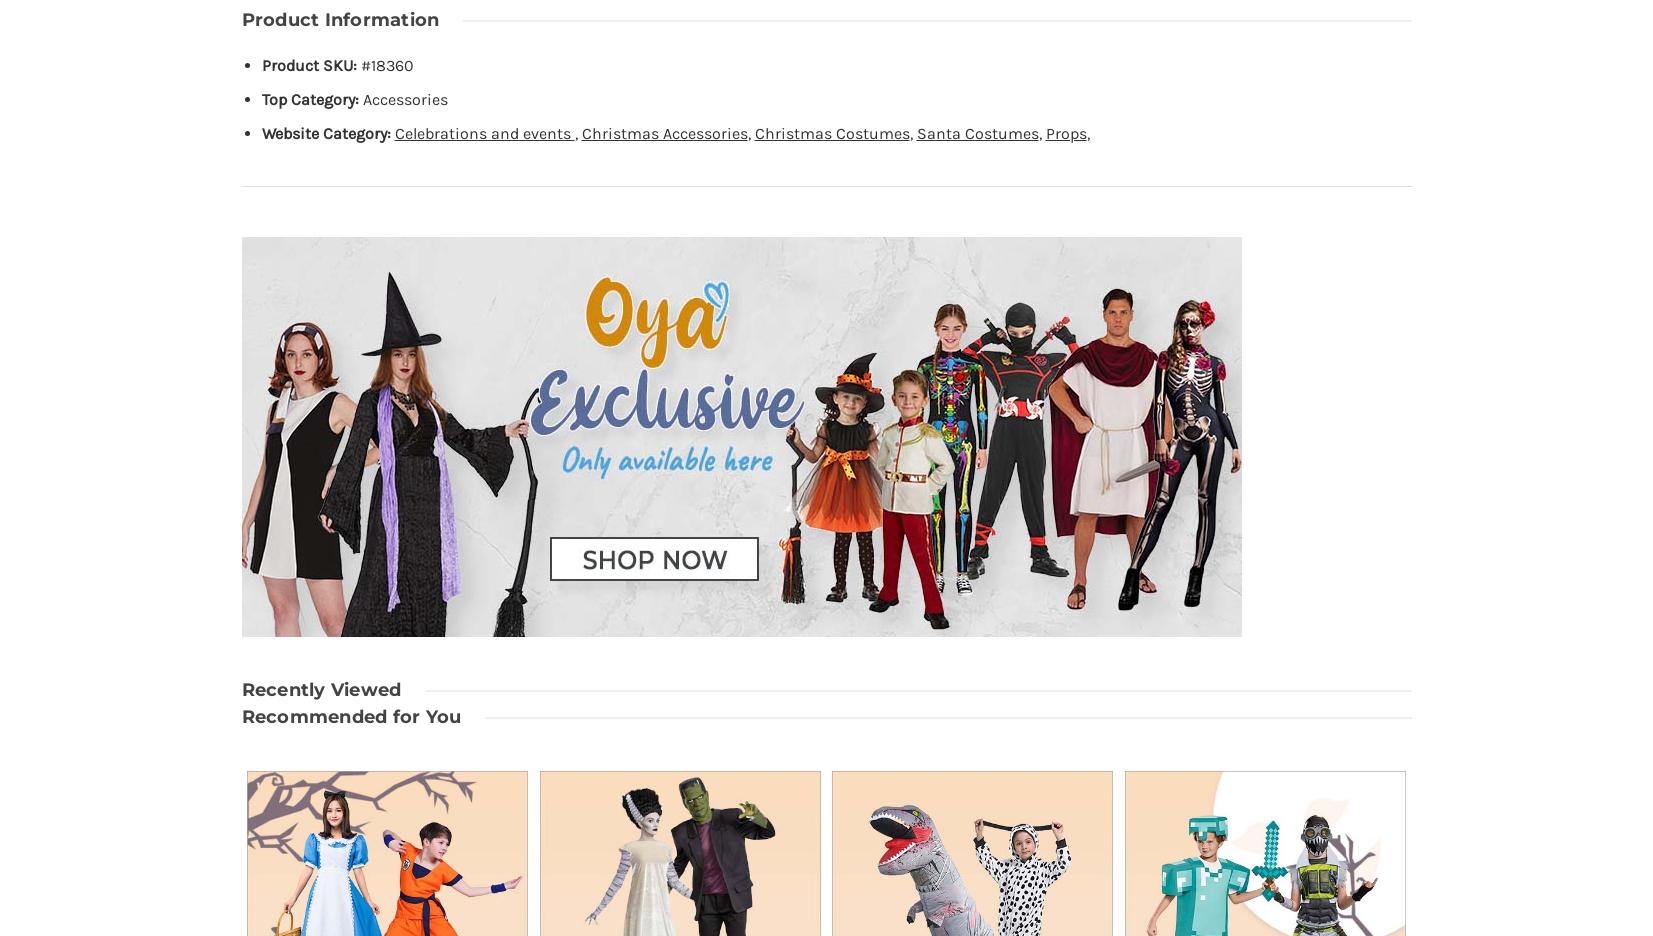 This screenshot has width=1653, height=936. What do you see at coordinates (307, 65) in the screenshot?
I see `'Product SKU:'` at bounding box center [307, 65].